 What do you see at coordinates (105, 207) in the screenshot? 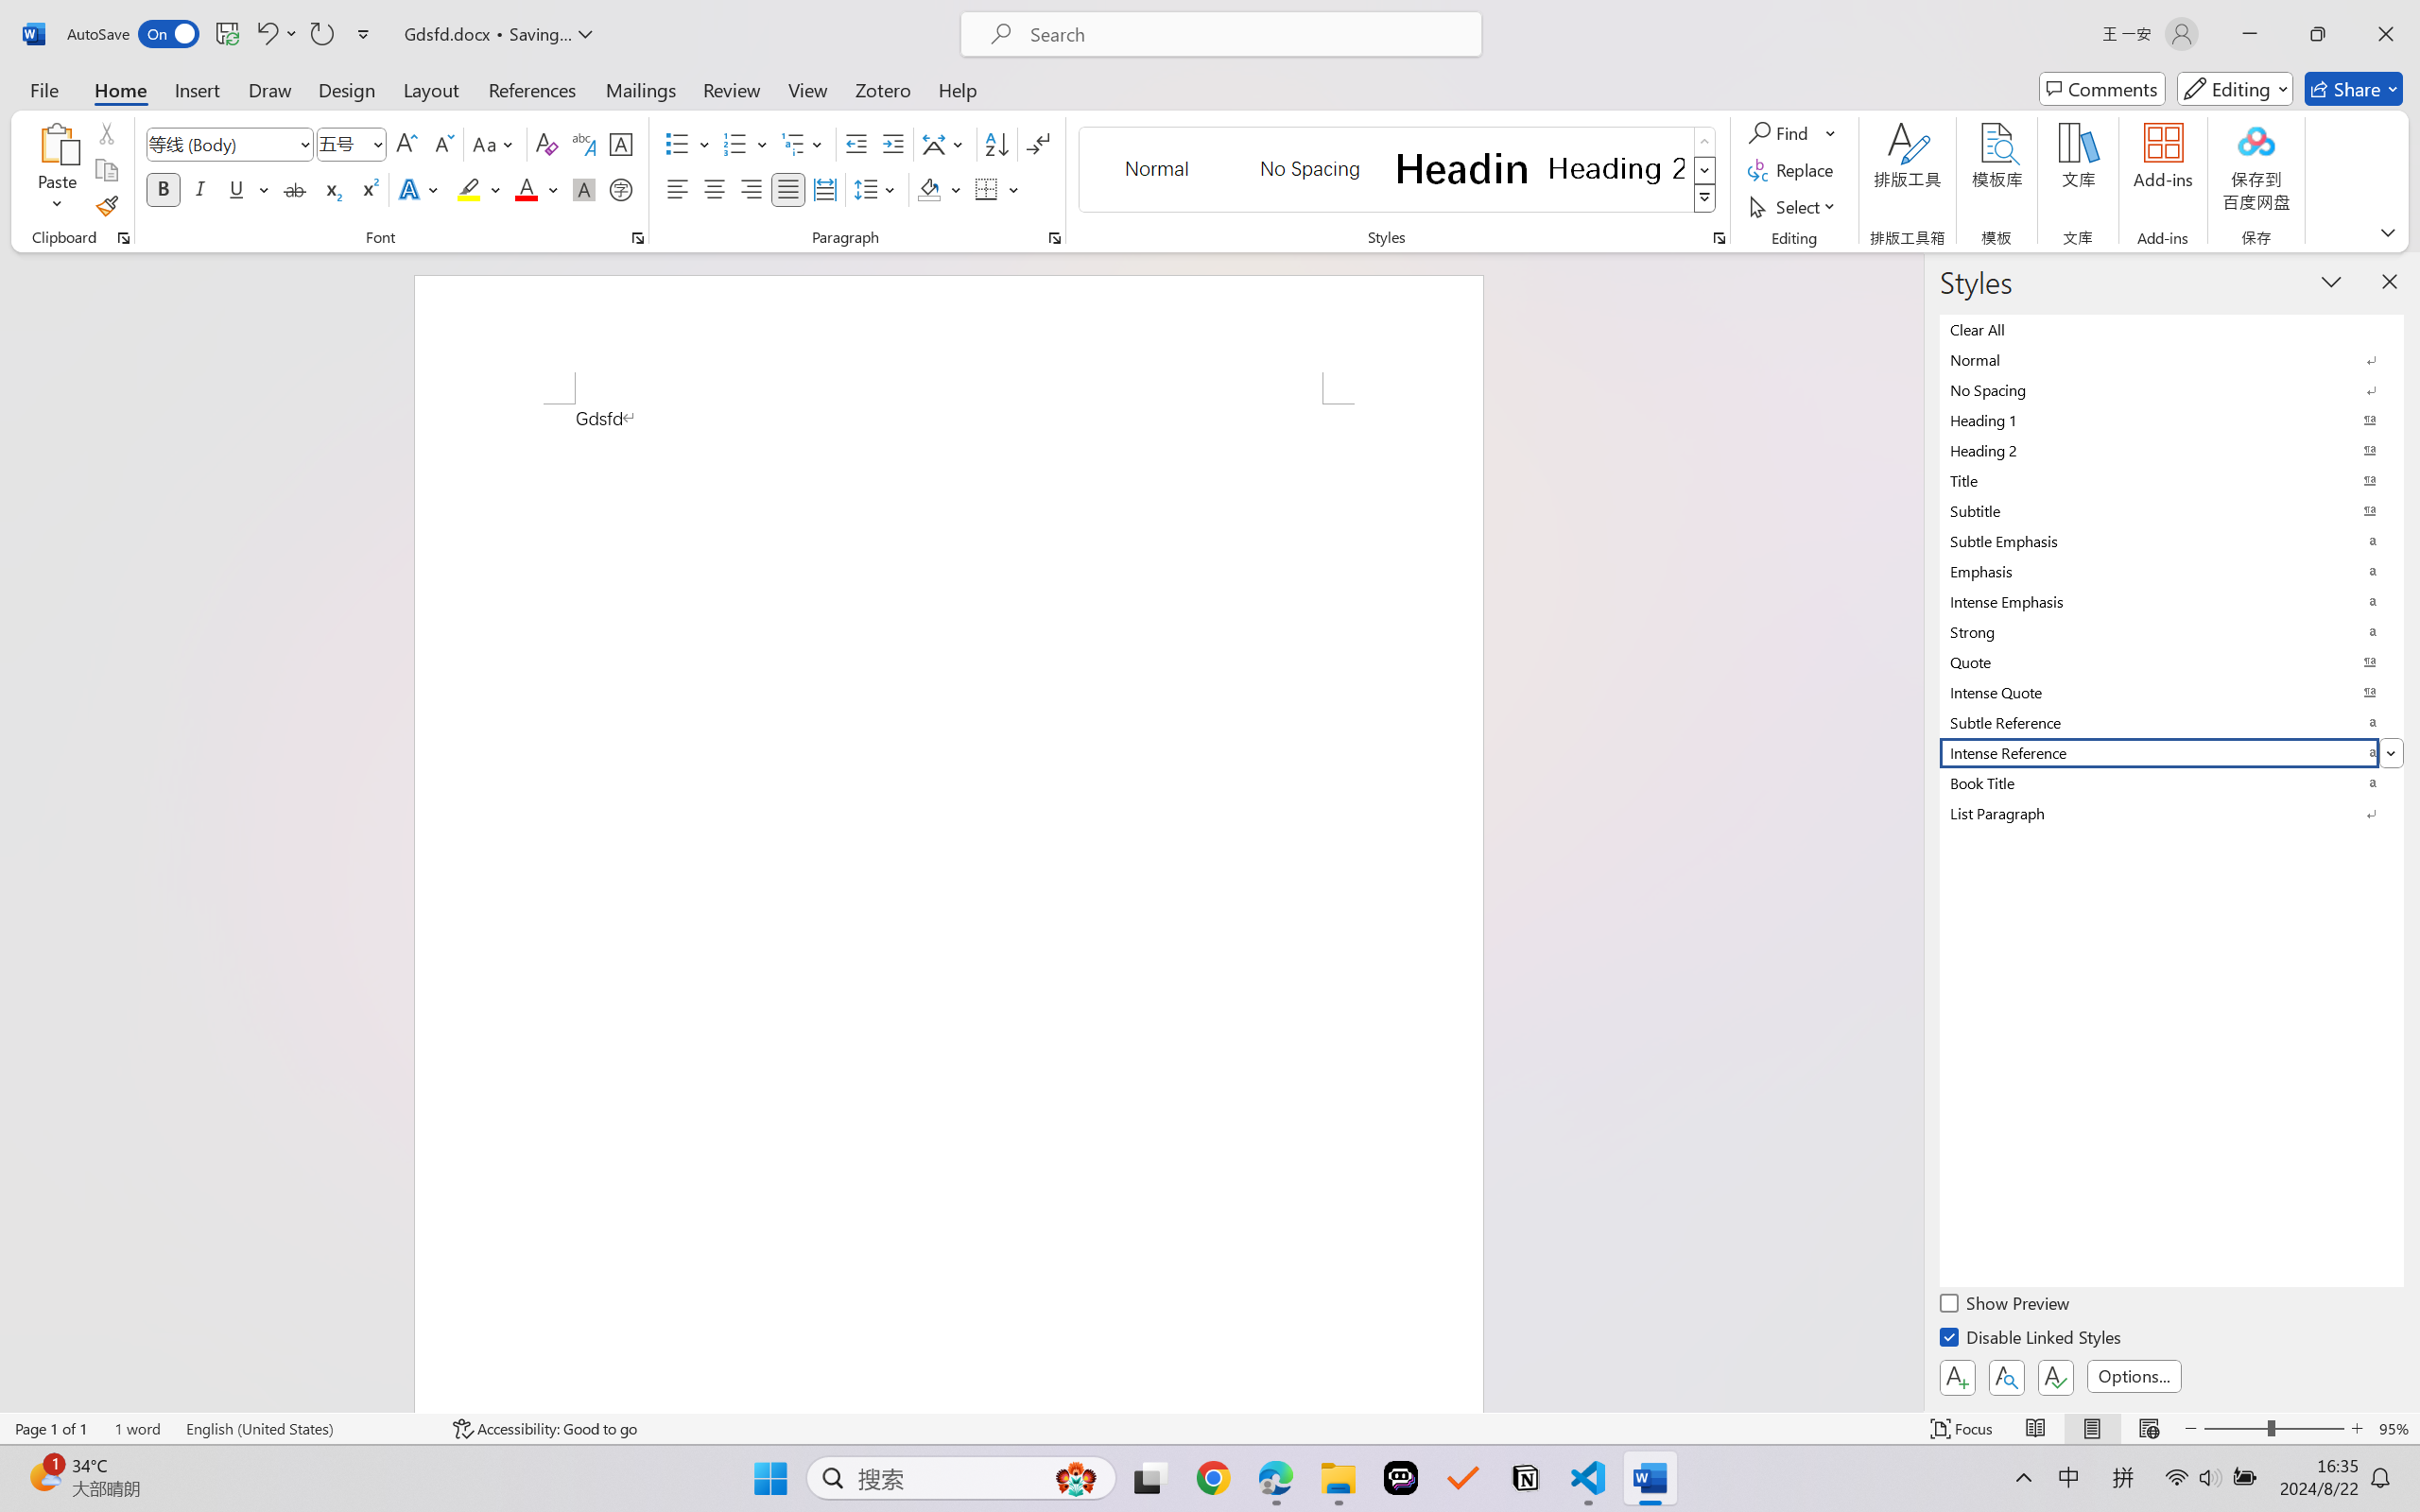
I see `'Format Painter'` at bounding box center [105, 207].